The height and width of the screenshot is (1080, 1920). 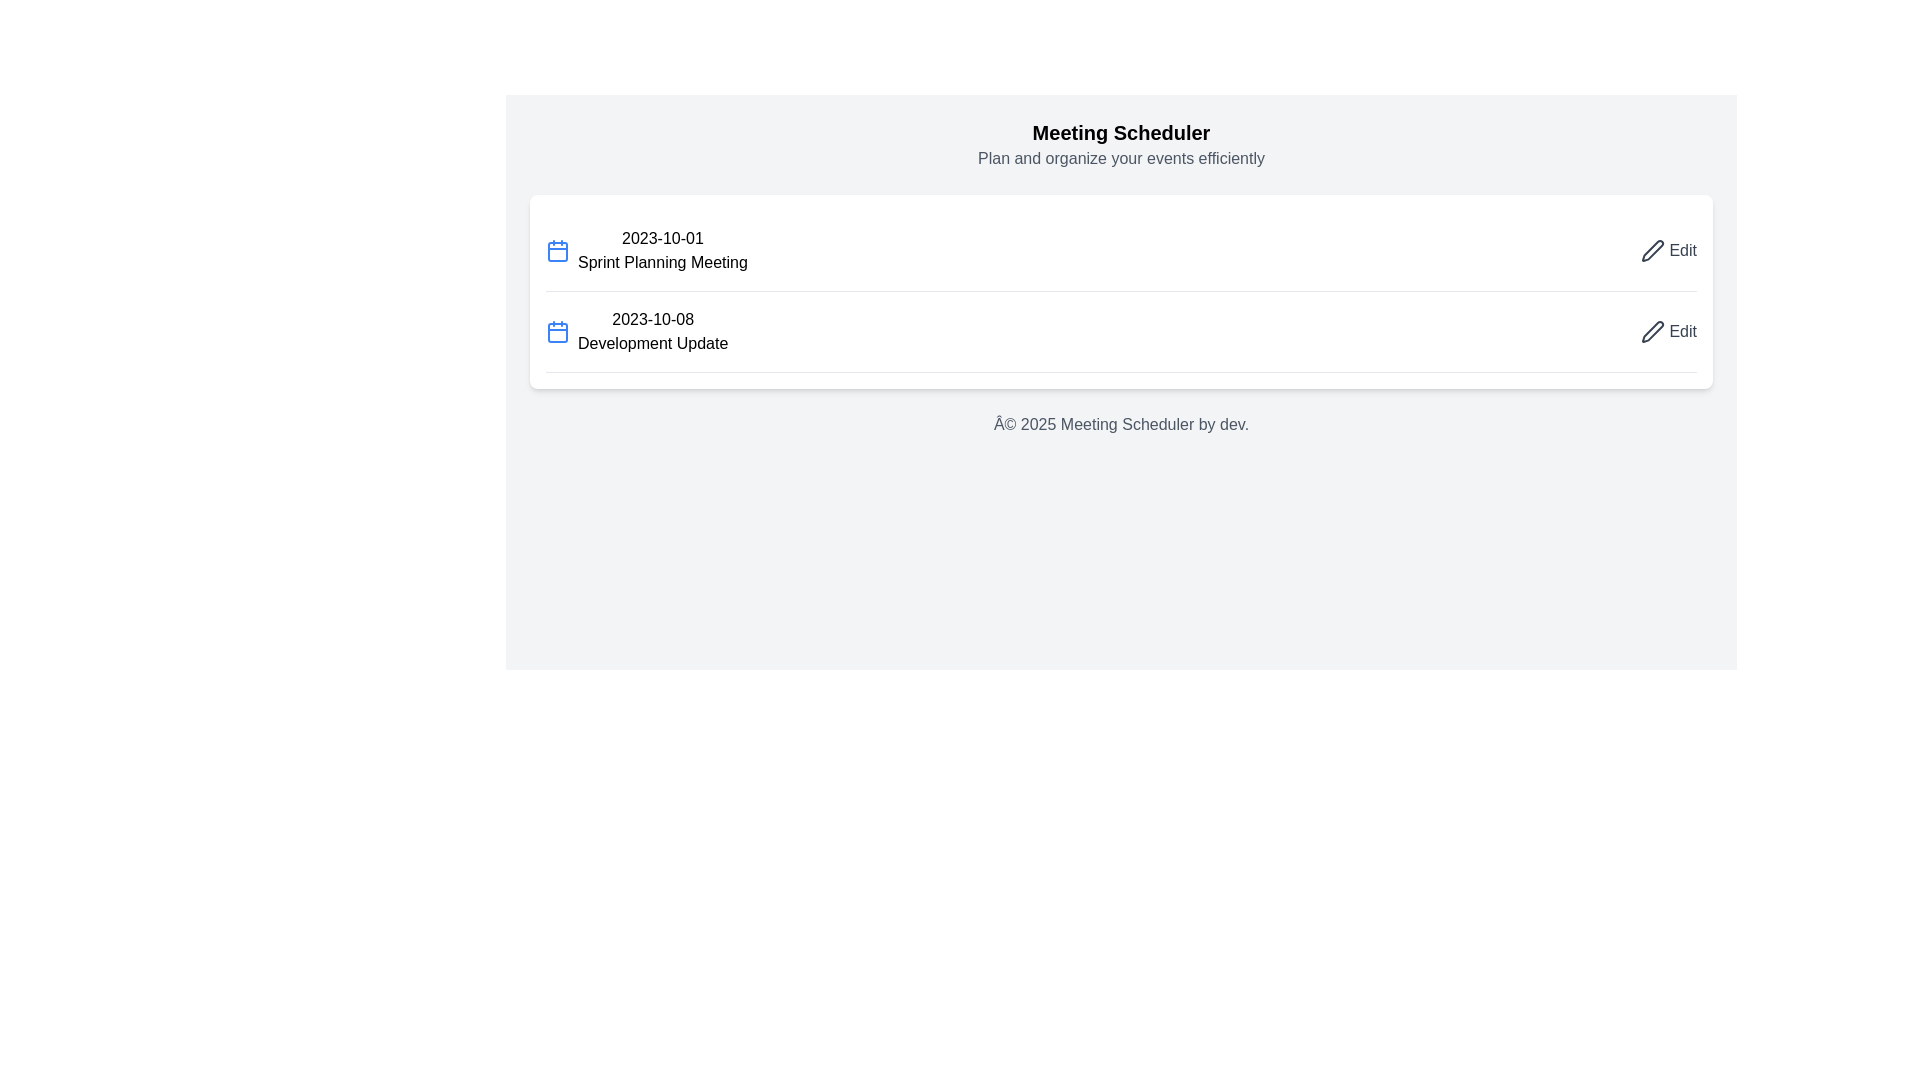 What do you see at coordinates (636, 330) in the screenshot?
I see `the second item in the event list, which features a blue calendar icon and the text '2023-10-08' followed by 'Development Update'` at bounding box center [636, 330].